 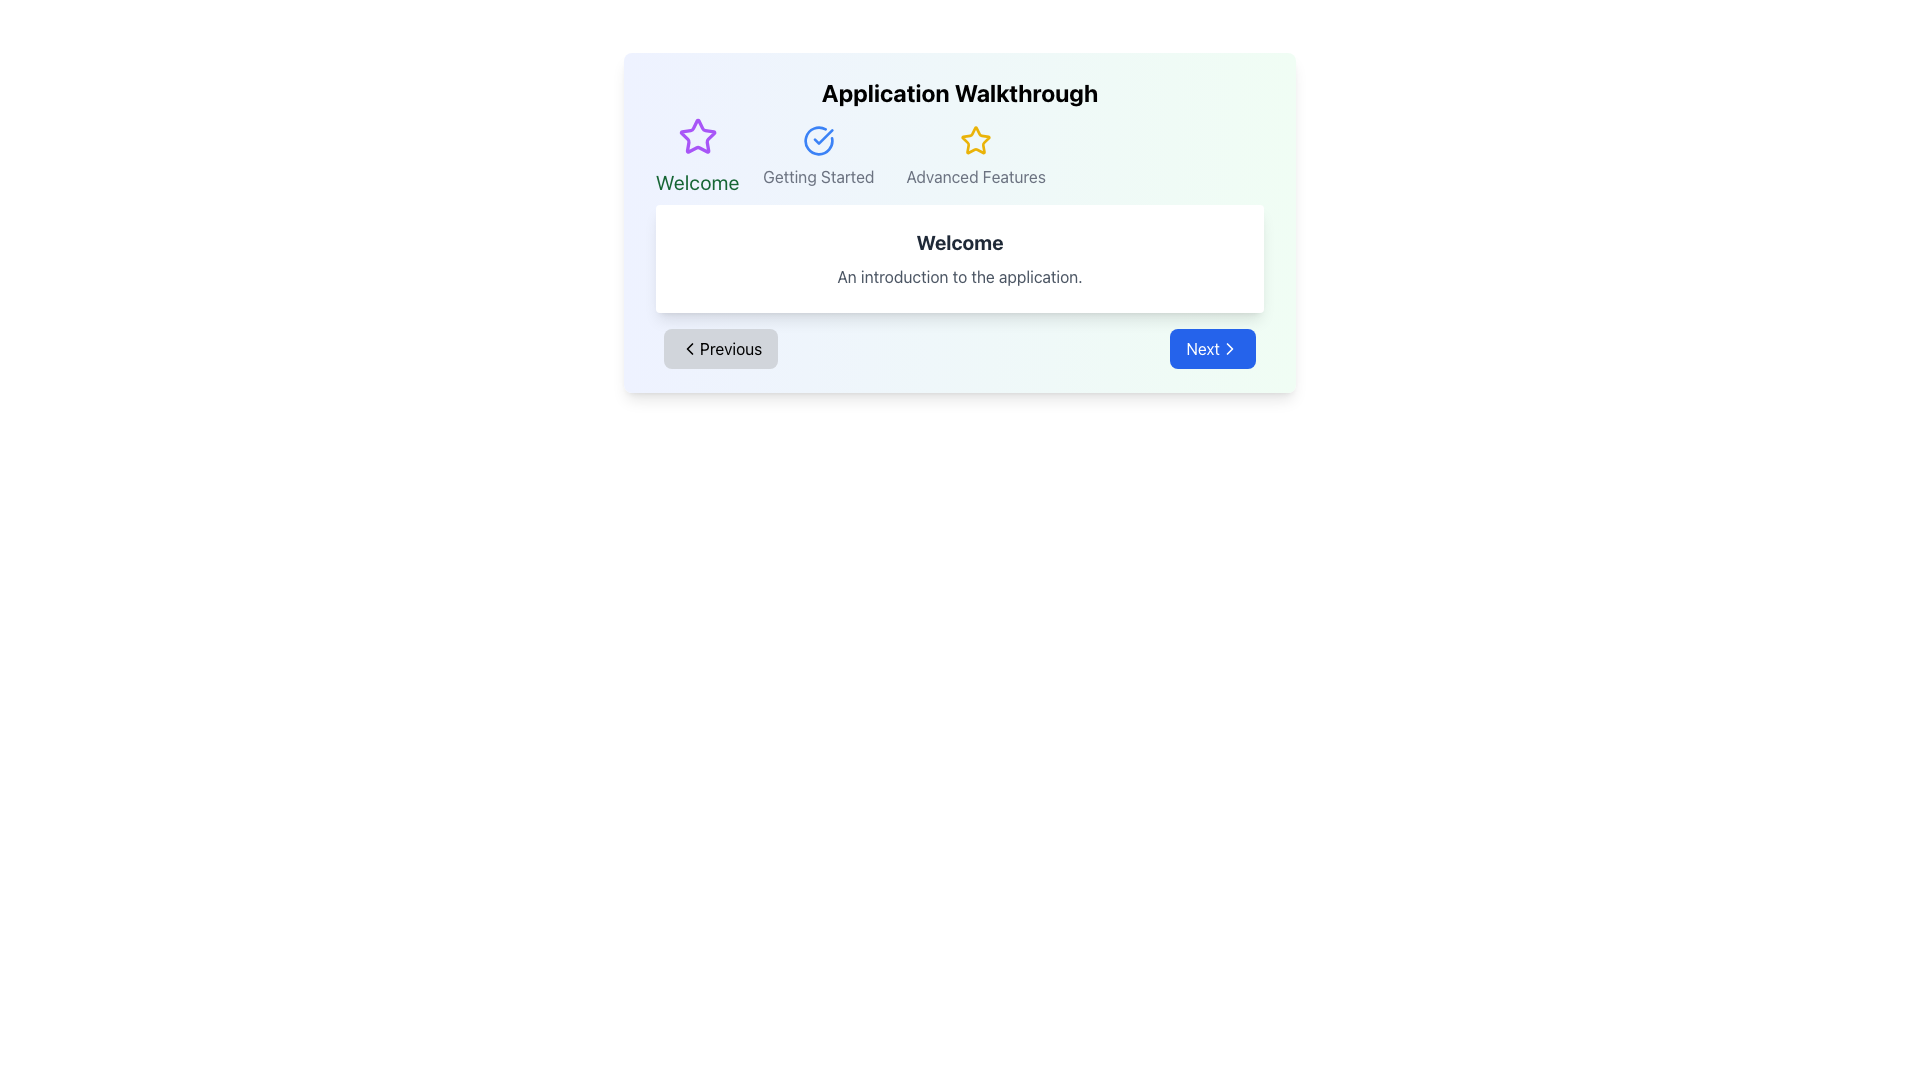 What do you see at coordinates (976, 140) in the screenshot?
I see `the star-shaped icon filled with bright yellow color, which is located above the 'Advanced Features' text in the header area of the application walkthrough` at bounding box center [976, 140].